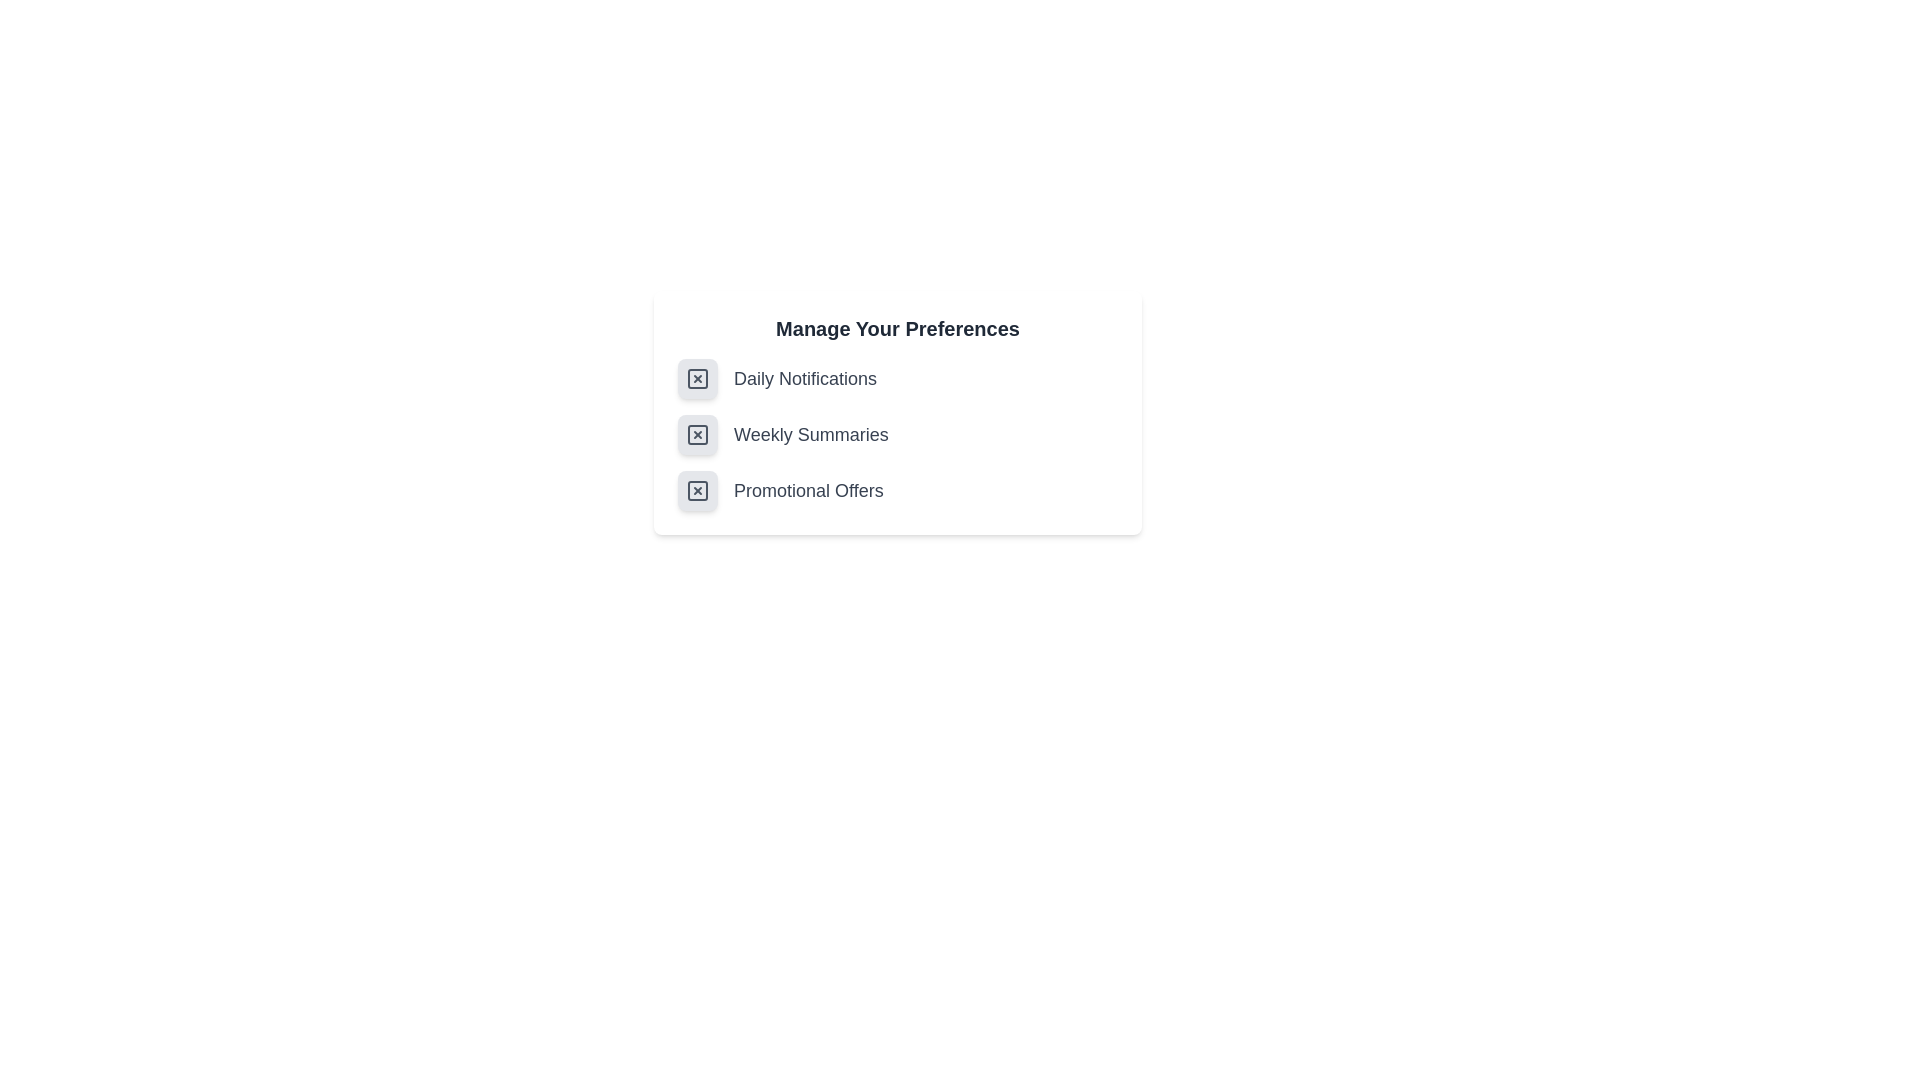 The width and height of the screenshot is (1920, 1080). I want to click on the button that removes or deactivates the 'Daily Notifications' option, located as the first item in a vertical list, aligned to the left, so click(697, 378).